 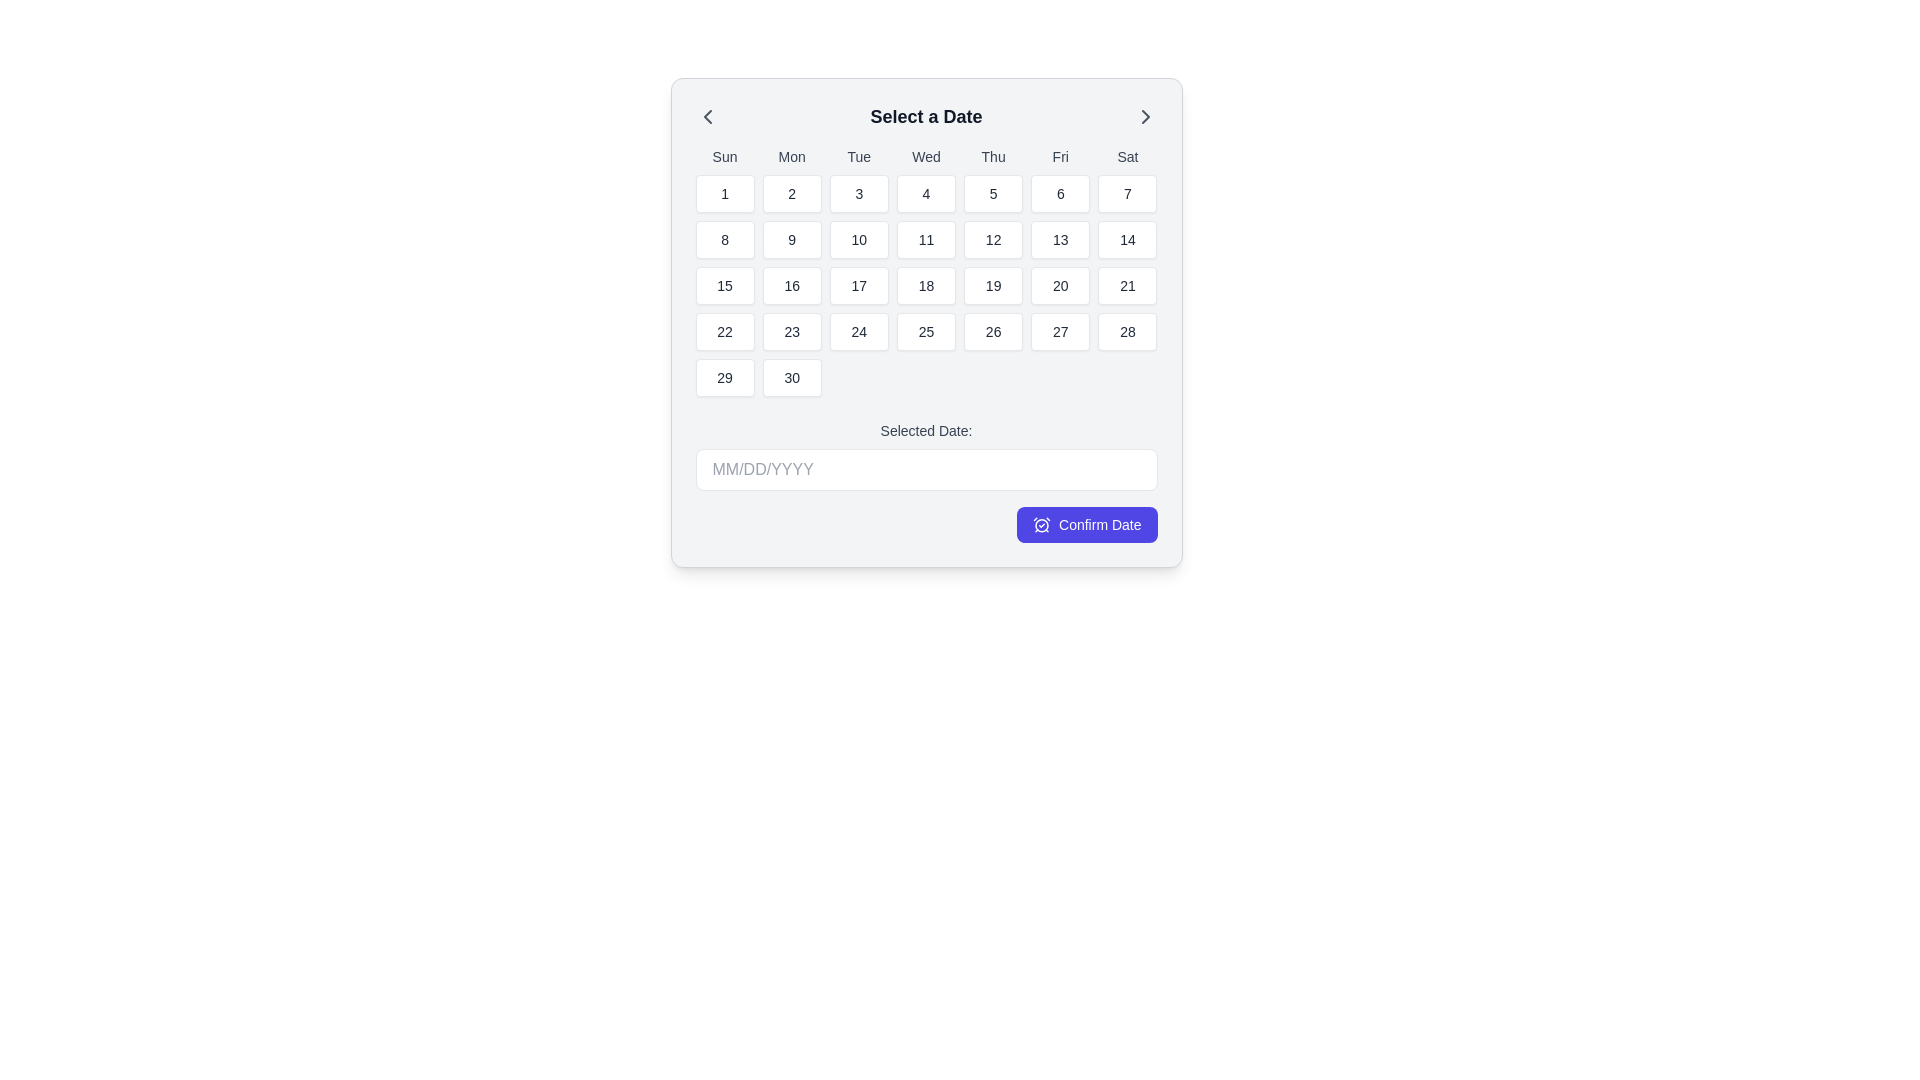 I want to click on the rounded interactive button labeled '1' in the calendar grid under 'Sun', so click(x=723, y=193).